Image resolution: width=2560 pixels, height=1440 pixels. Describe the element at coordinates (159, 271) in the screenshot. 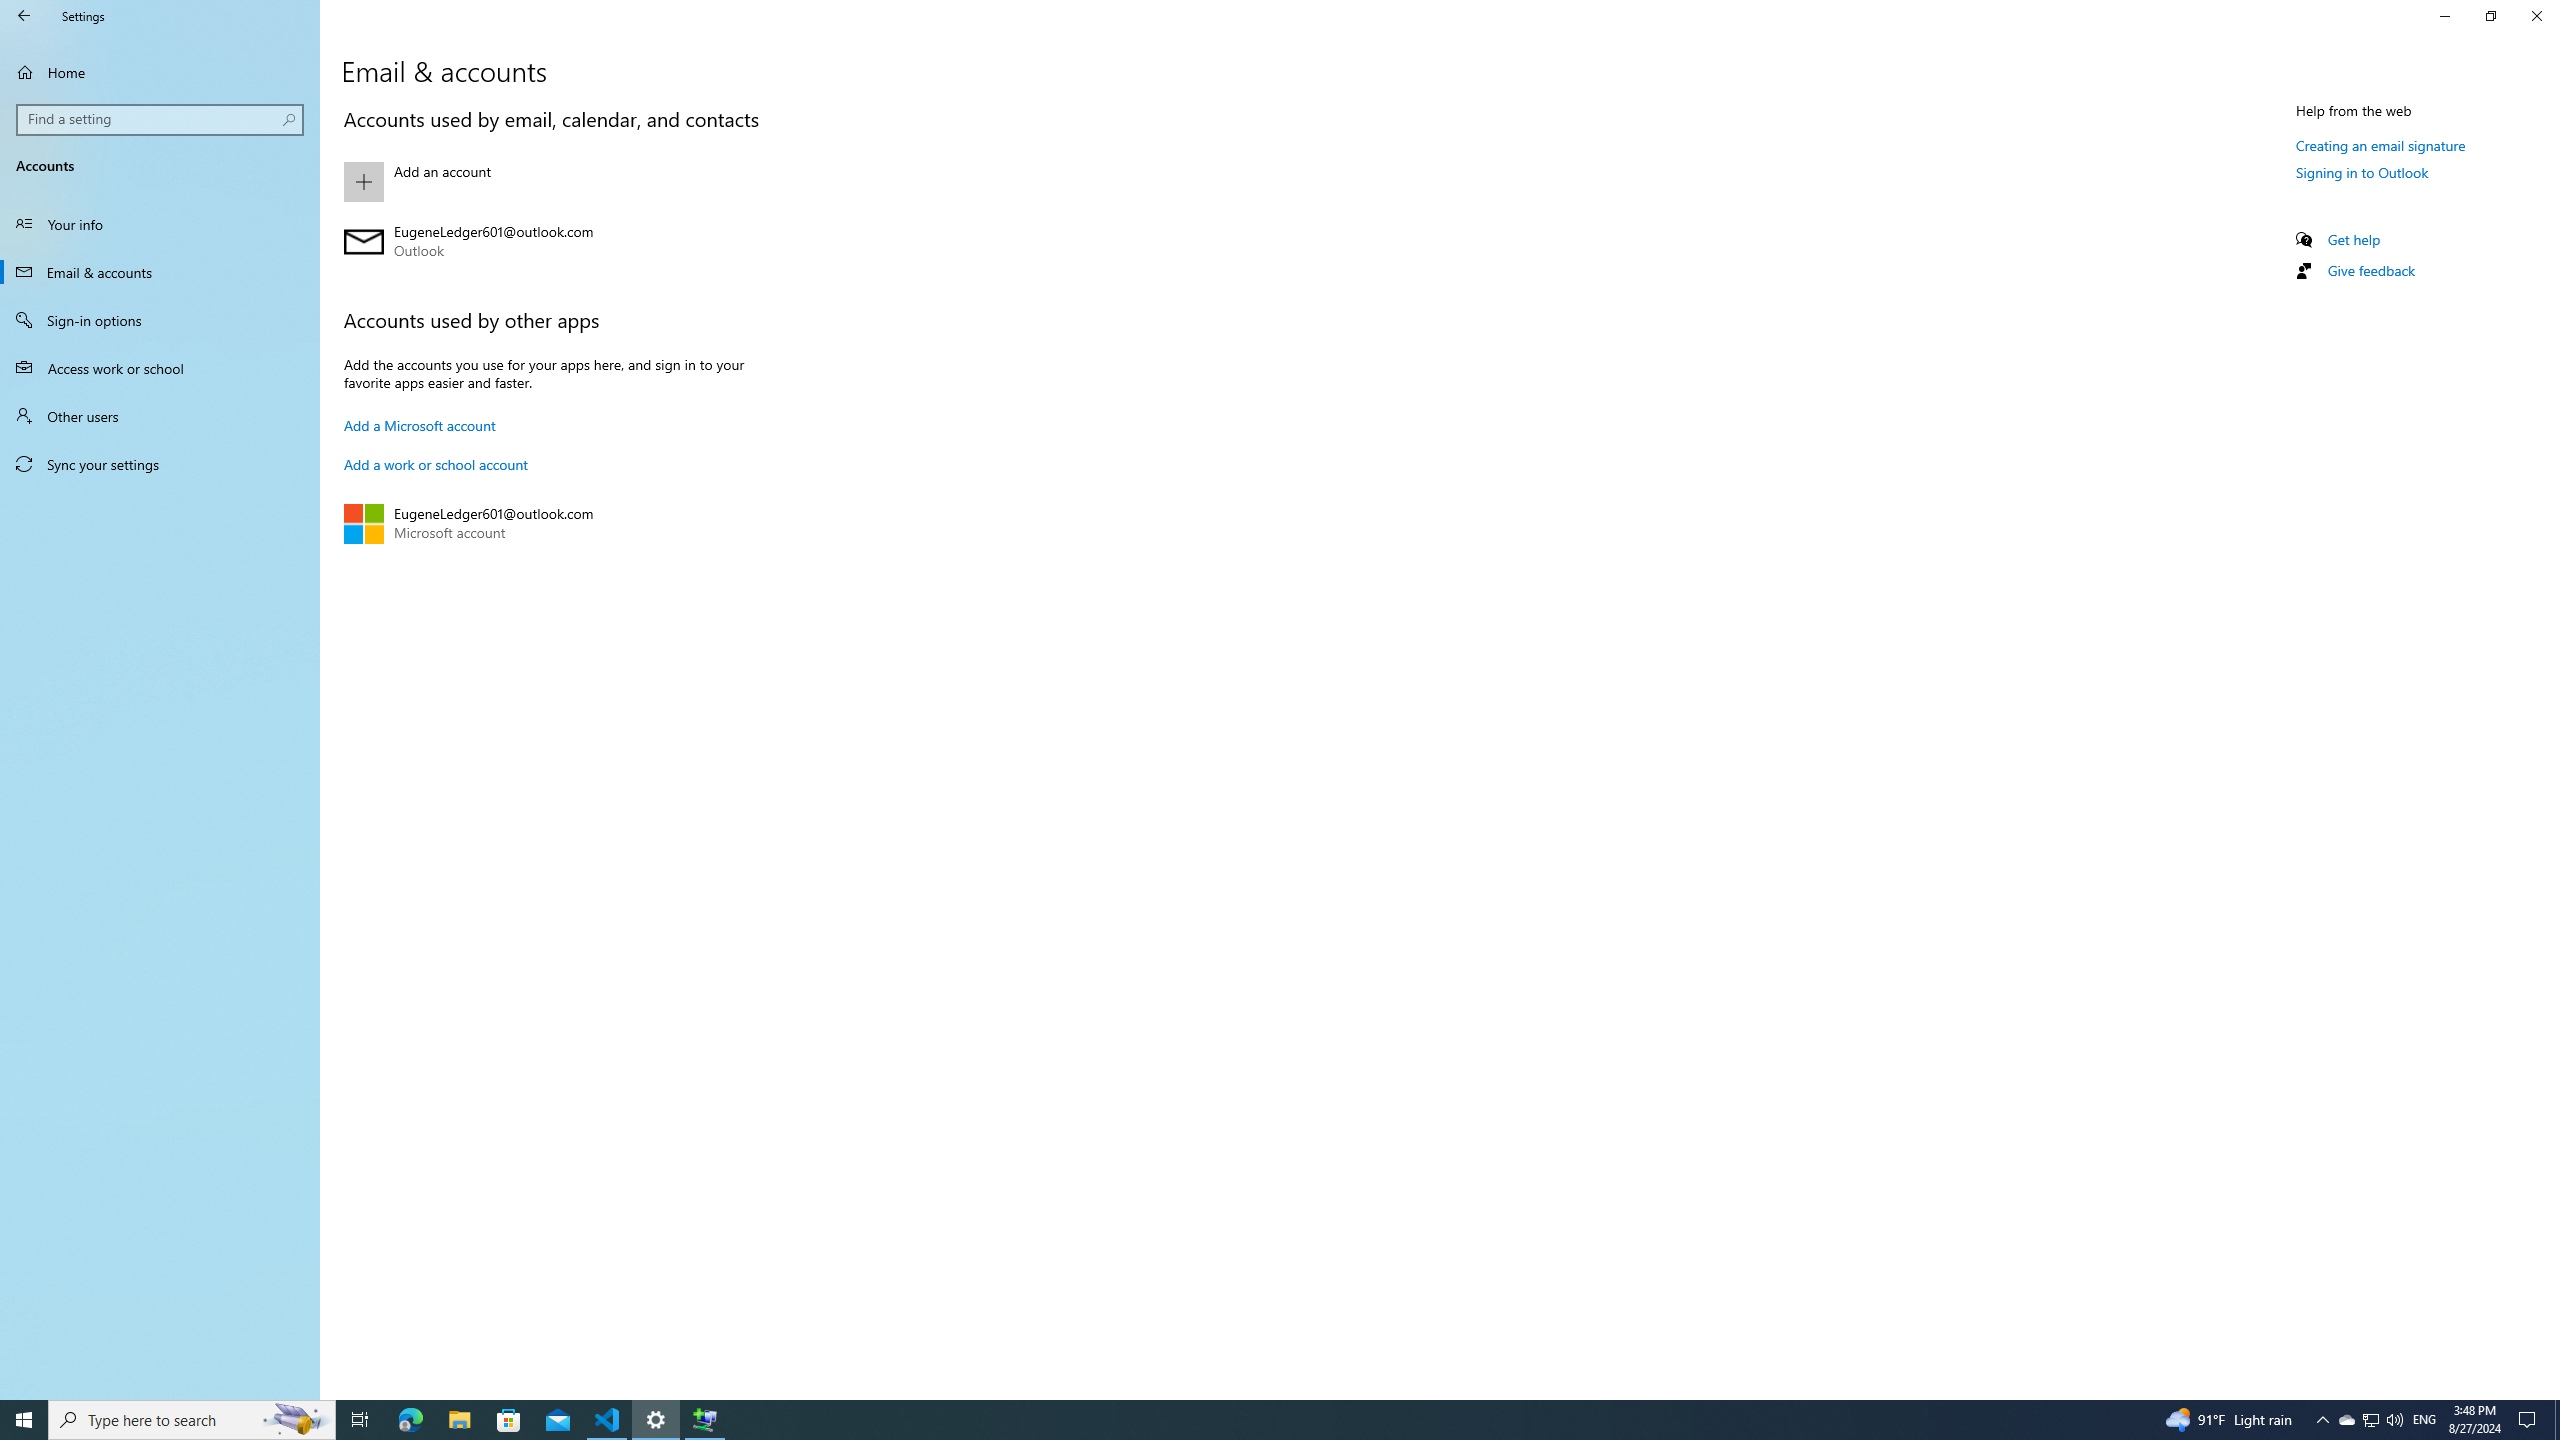

I see `'Email & accounts'` at that location.